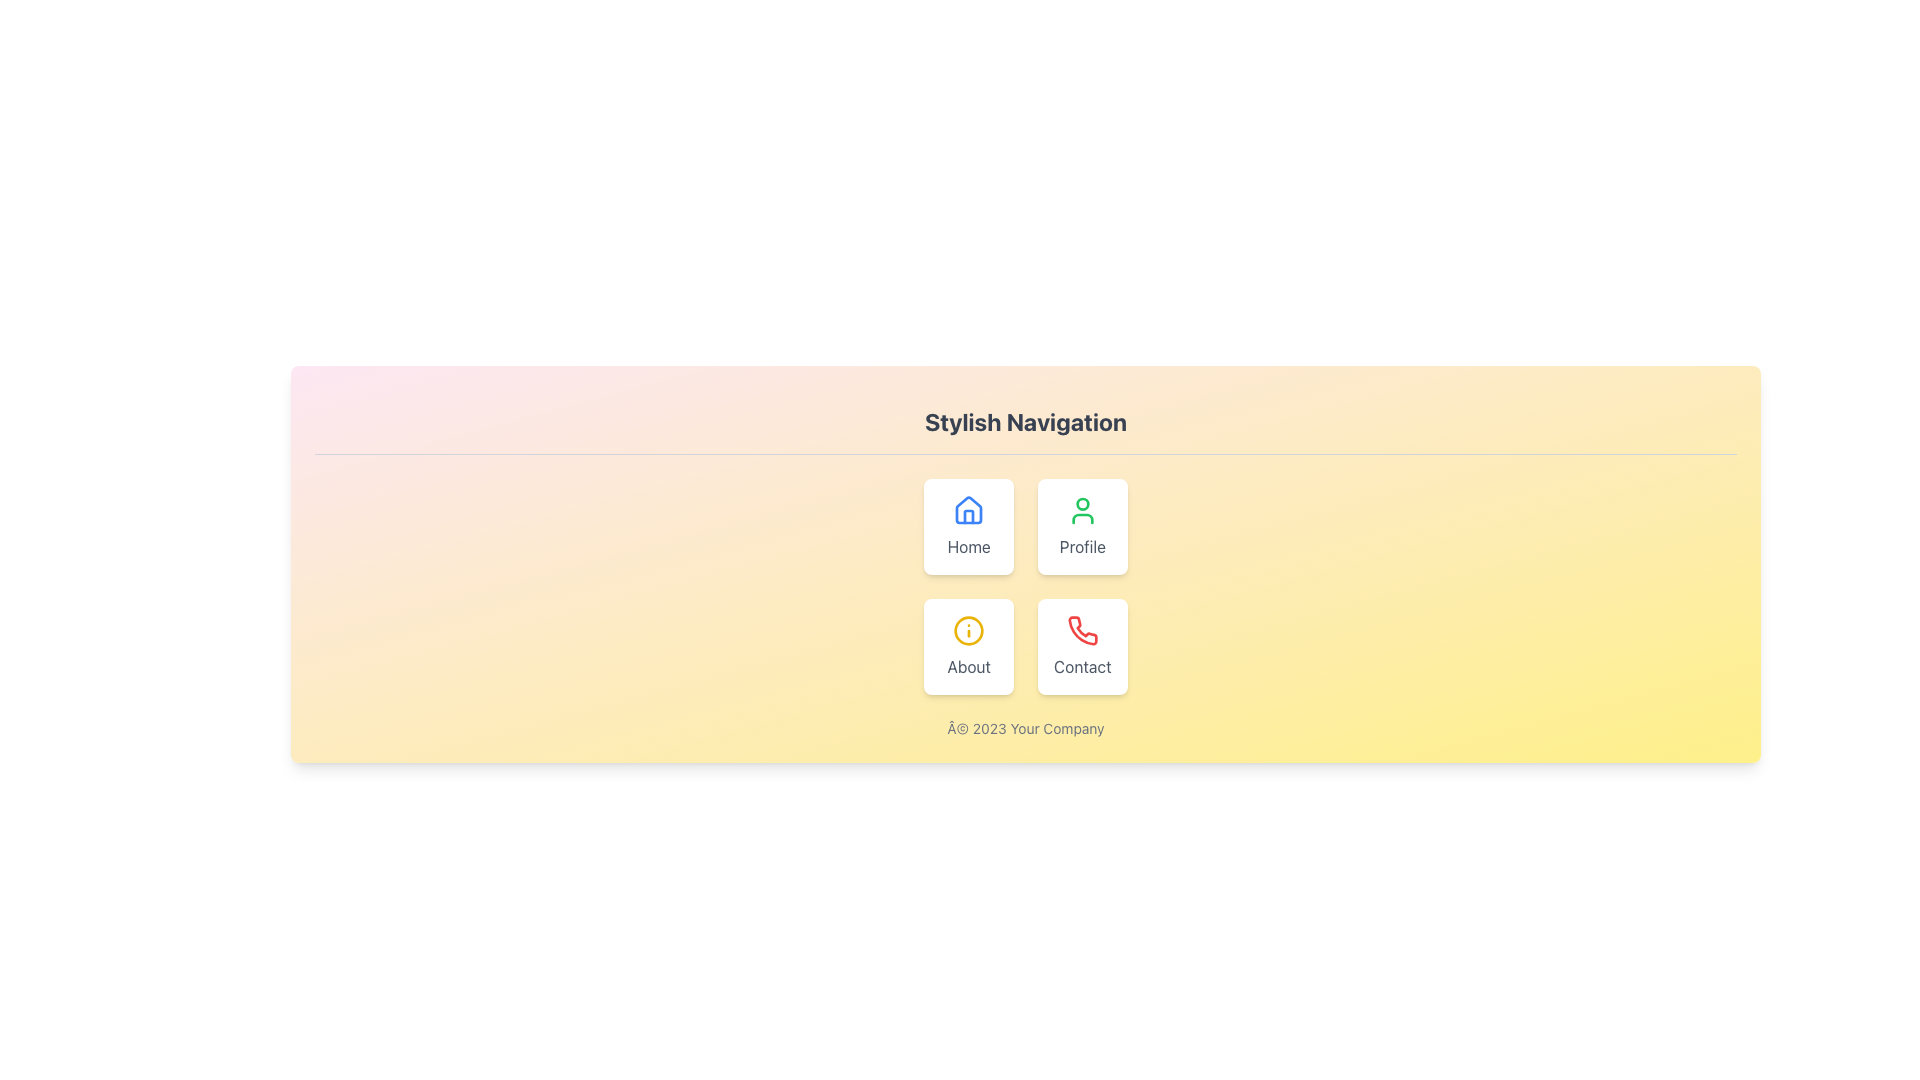 This screenshot has width=1920, height=1080. Describe the element at coordinates (1081, 667) in the screenshot. I see `the 'Contact' text label area` at that location.